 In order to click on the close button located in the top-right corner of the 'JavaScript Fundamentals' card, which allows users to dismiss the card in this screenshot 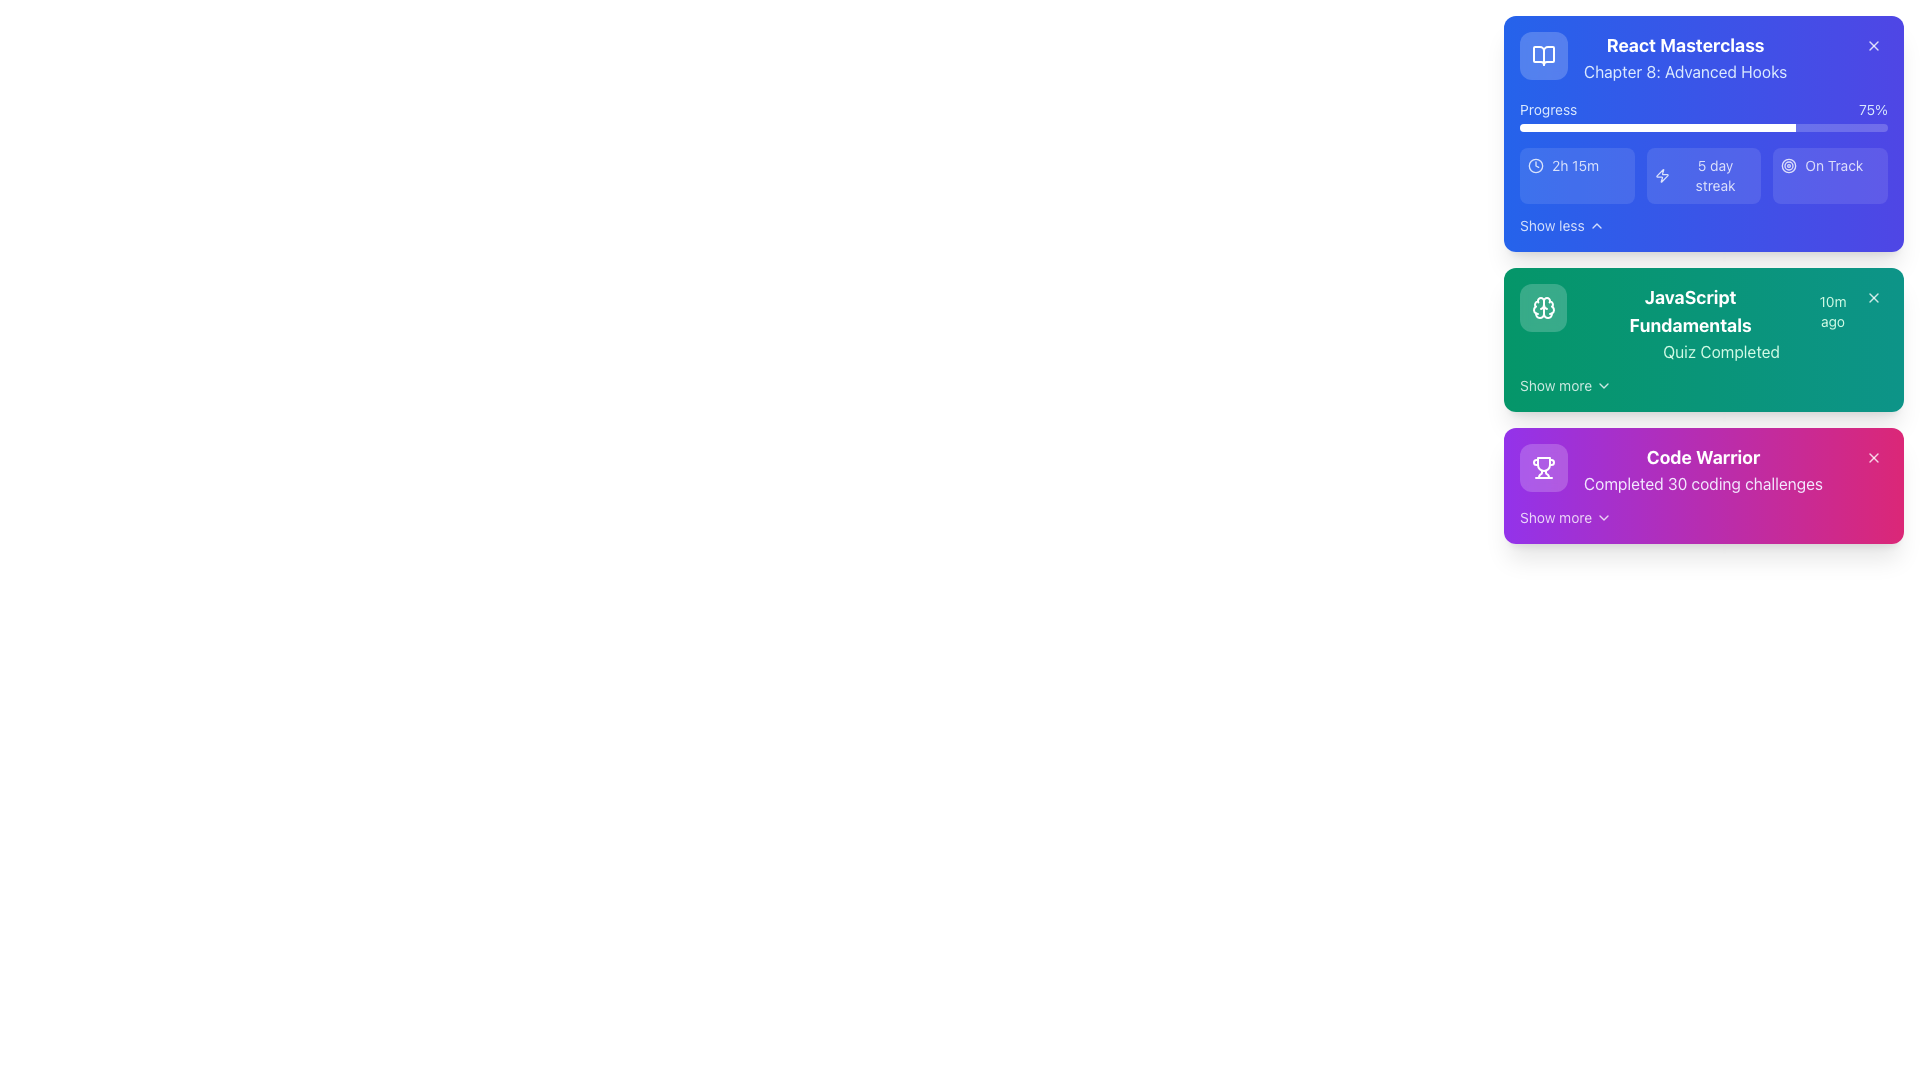, I will do `click(1872, 297)`.